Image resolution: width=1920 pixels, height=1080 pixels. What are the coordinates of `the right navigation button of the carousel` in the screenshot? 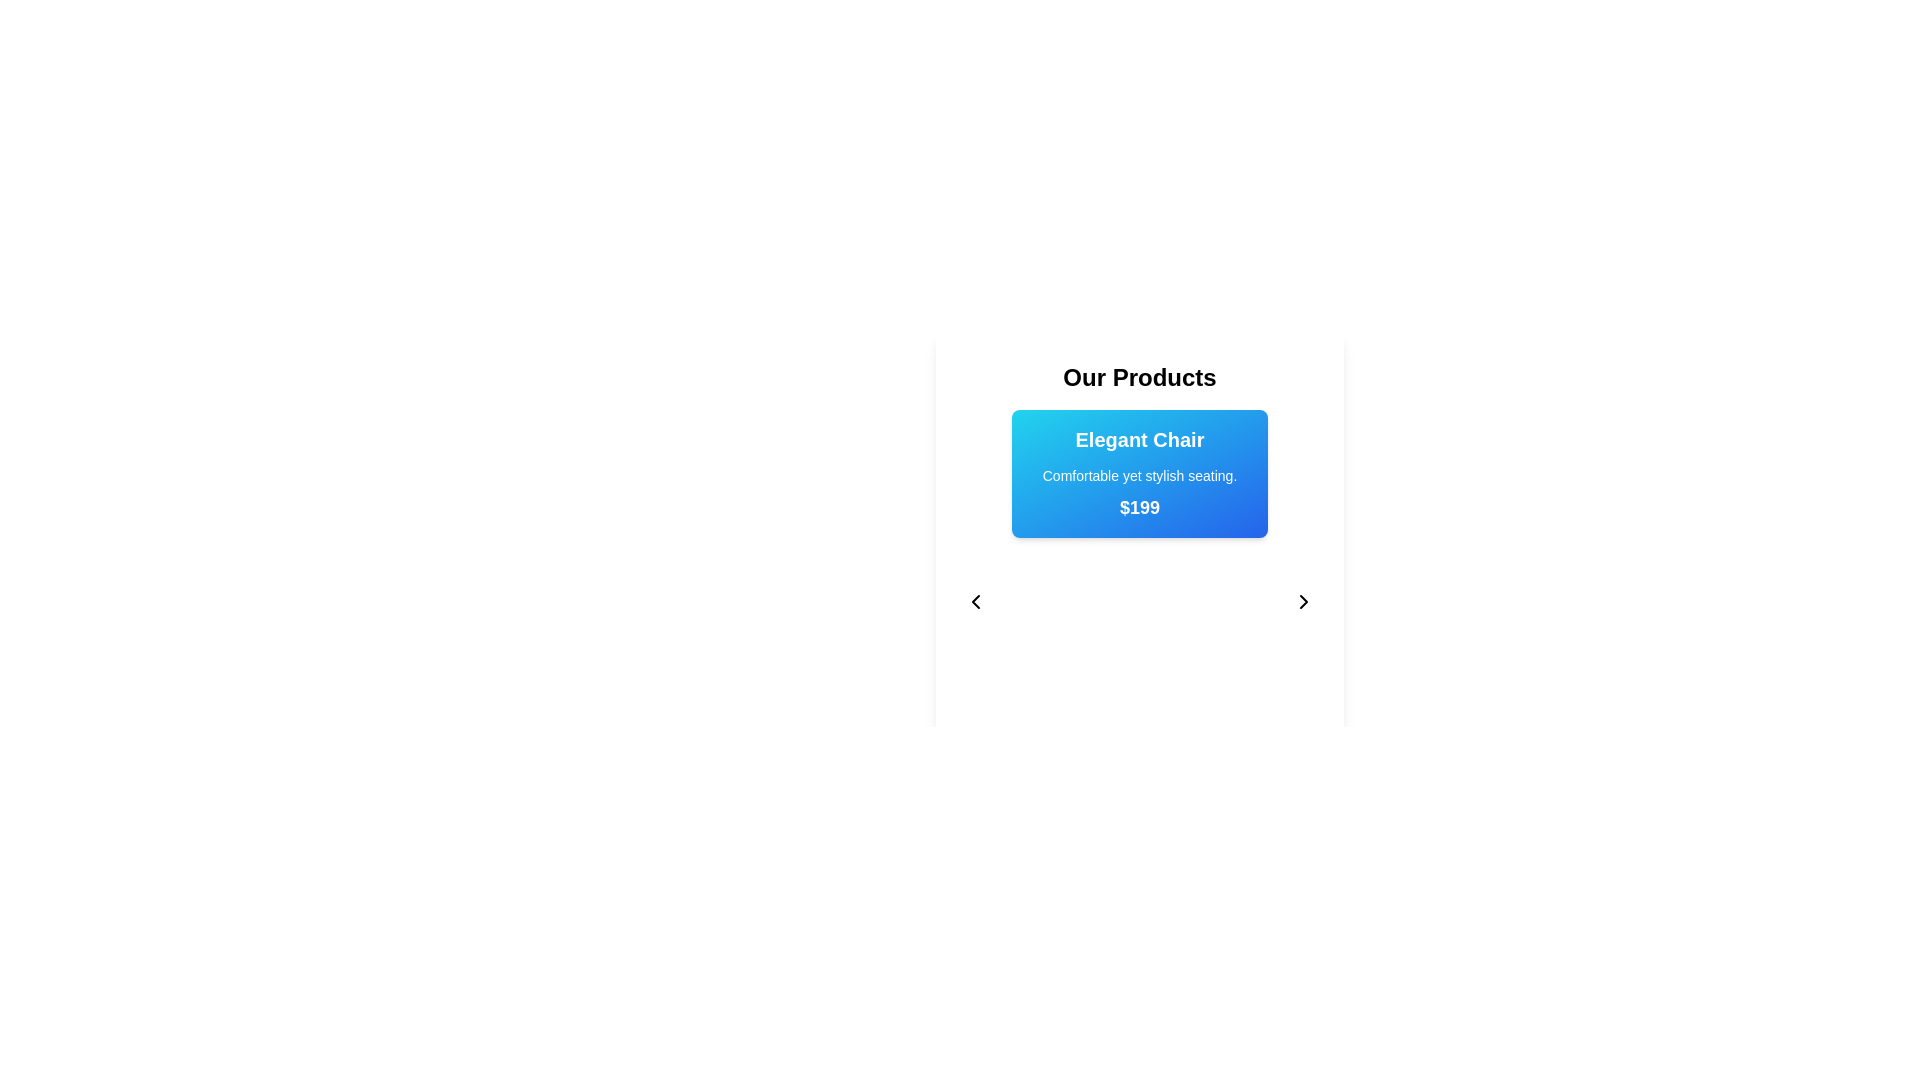 It's located at (1304, 600).